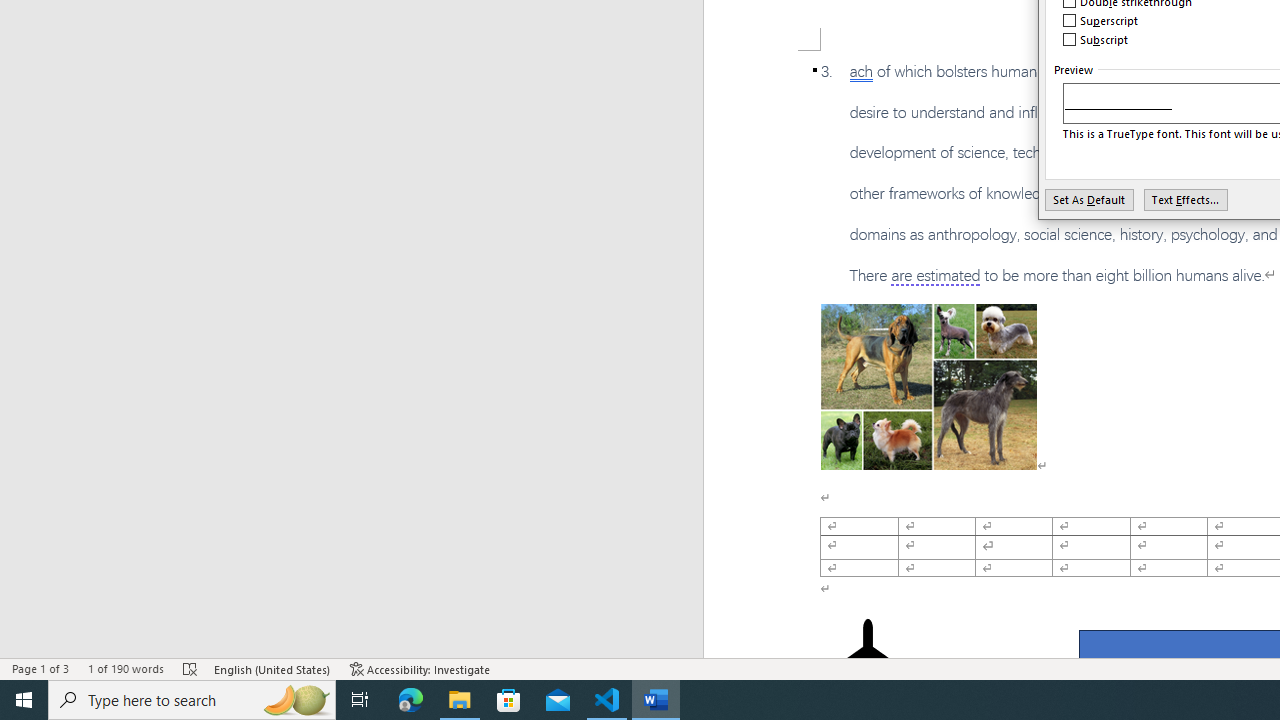 Image resolution: width=1280 pixels, height=720 pixels. Describe the element at coordinates (459, 698) in the screenshot. I see `'File Explorer - 1 running window'` at that location.